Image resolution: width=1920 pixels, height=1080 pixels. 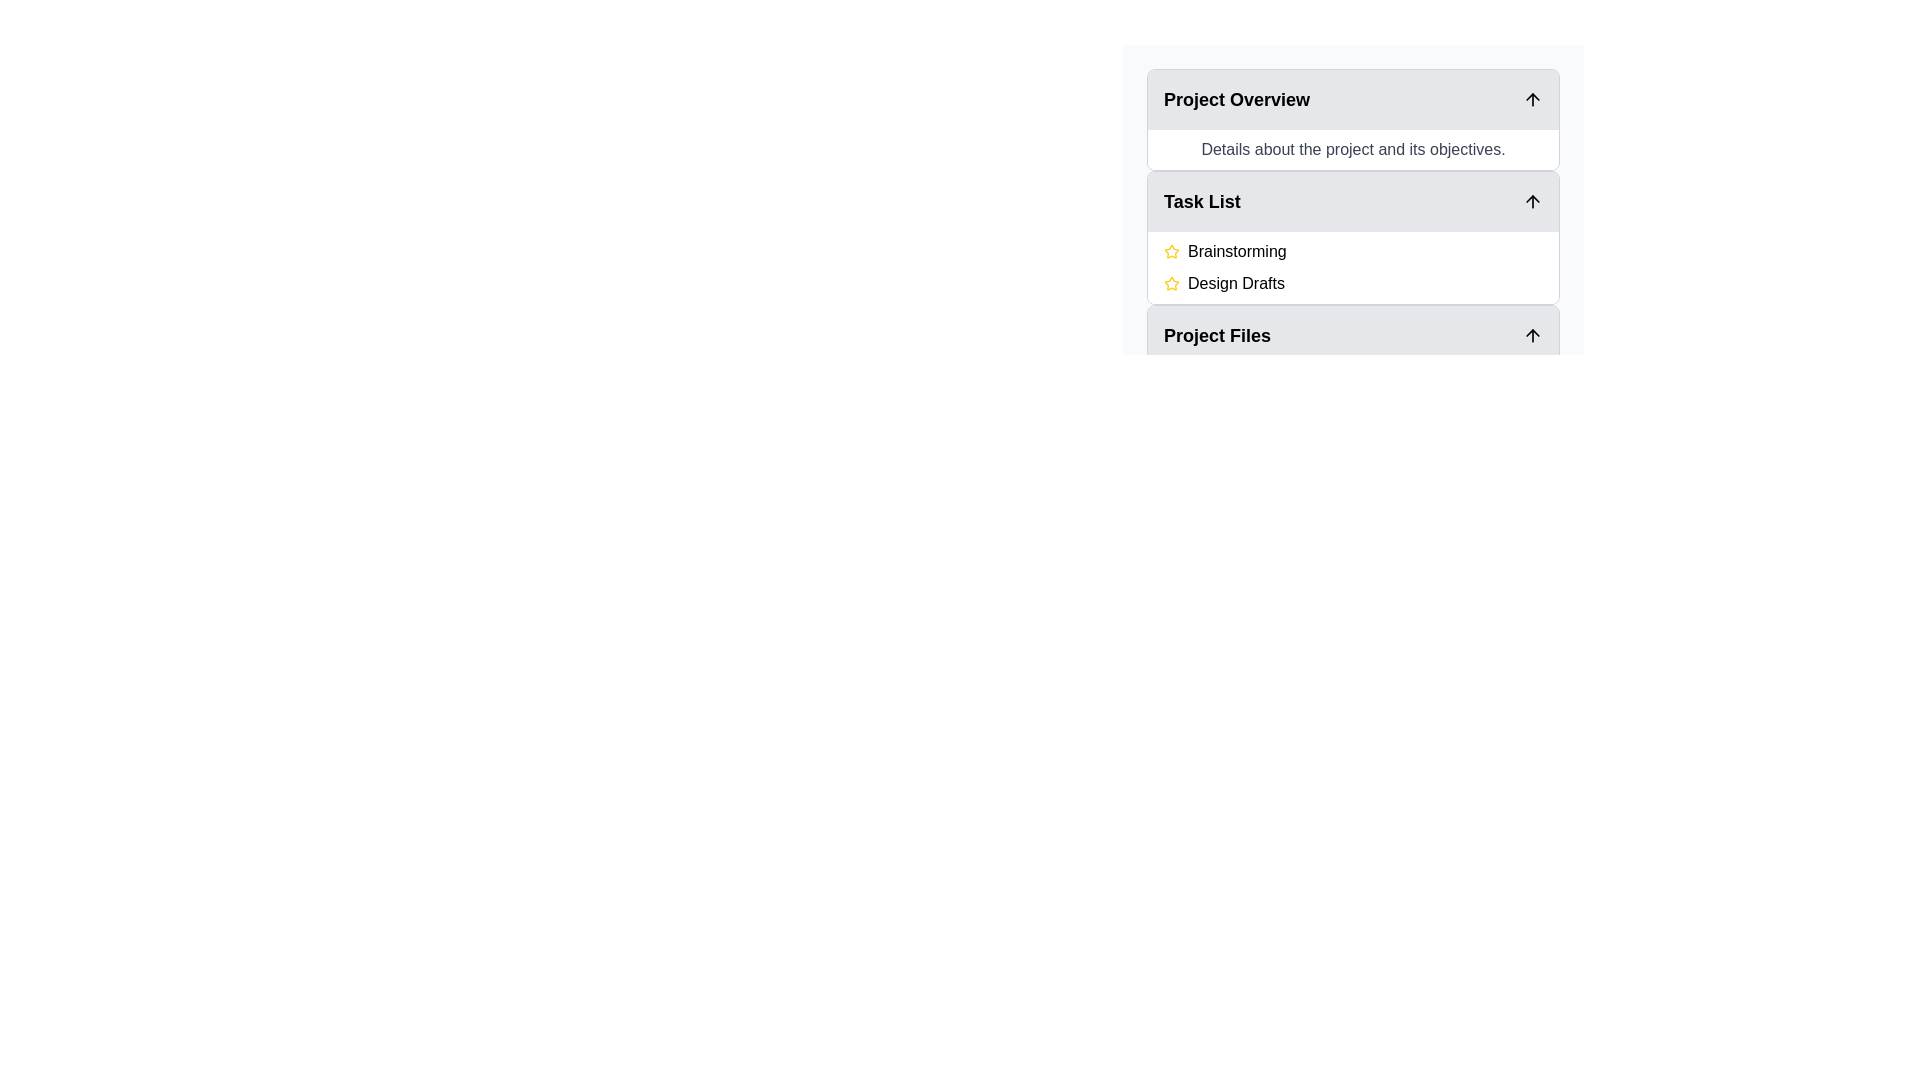 What do you see at coordinates (1216, 334) in the screenshot?
I see `the 'Task List' text label, which indicates a section within the interface and is styled with a shaded background` at bounding box center [1216, 334].